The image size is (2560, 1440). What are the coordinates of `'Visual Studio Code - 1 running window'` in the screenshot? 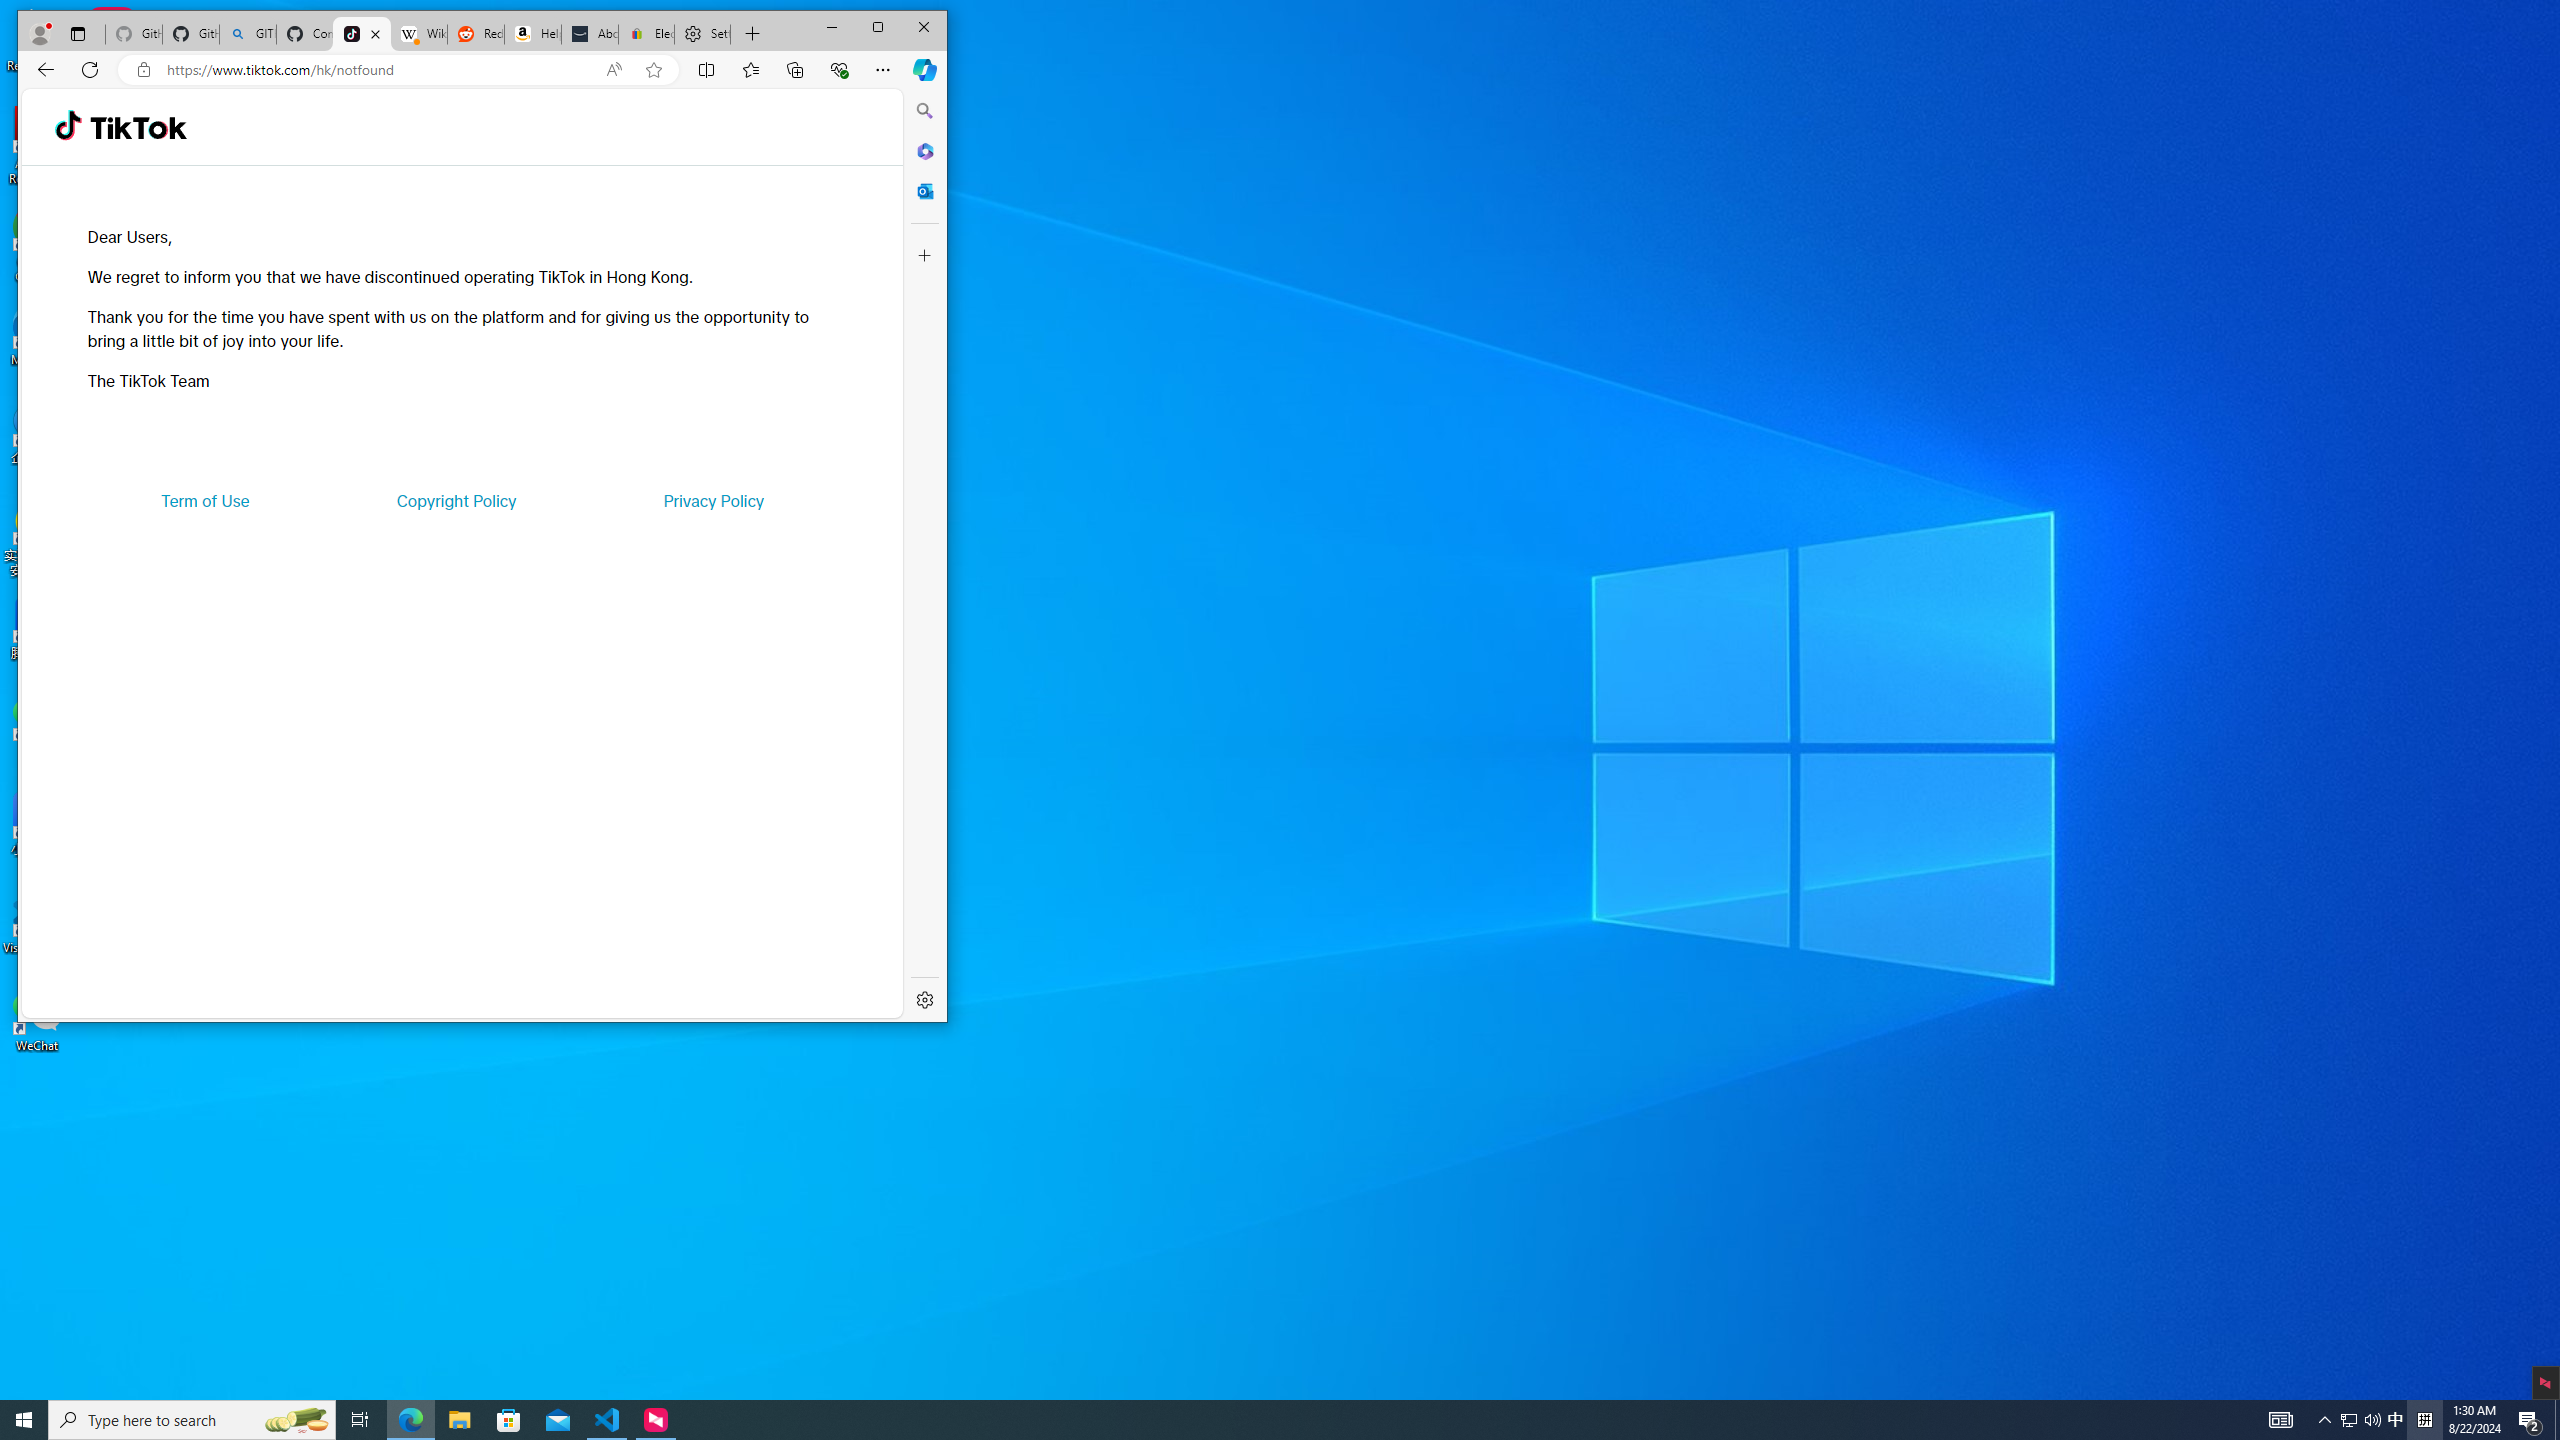 It's located at (607, 1418).